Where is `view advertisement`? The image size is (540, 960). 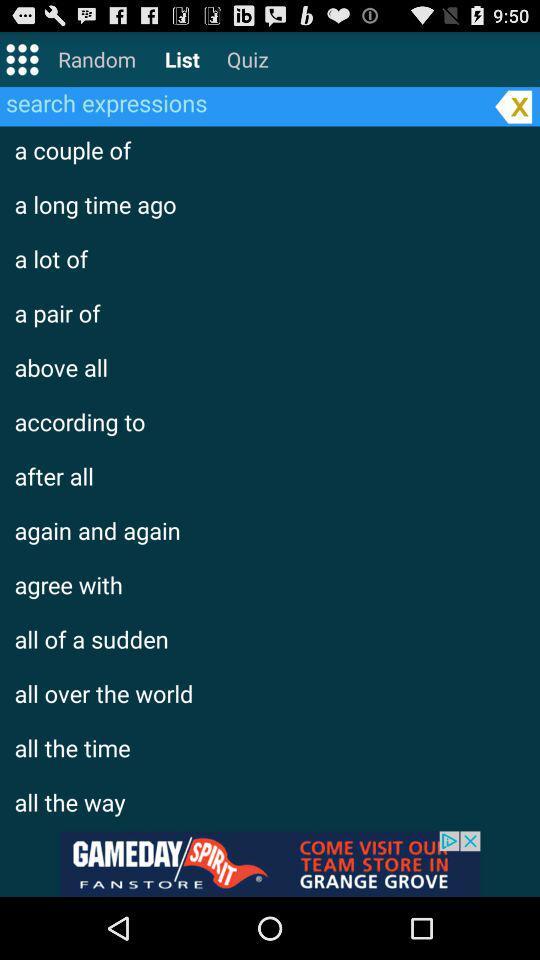 view advertisement is located at coordinates (270, 863).